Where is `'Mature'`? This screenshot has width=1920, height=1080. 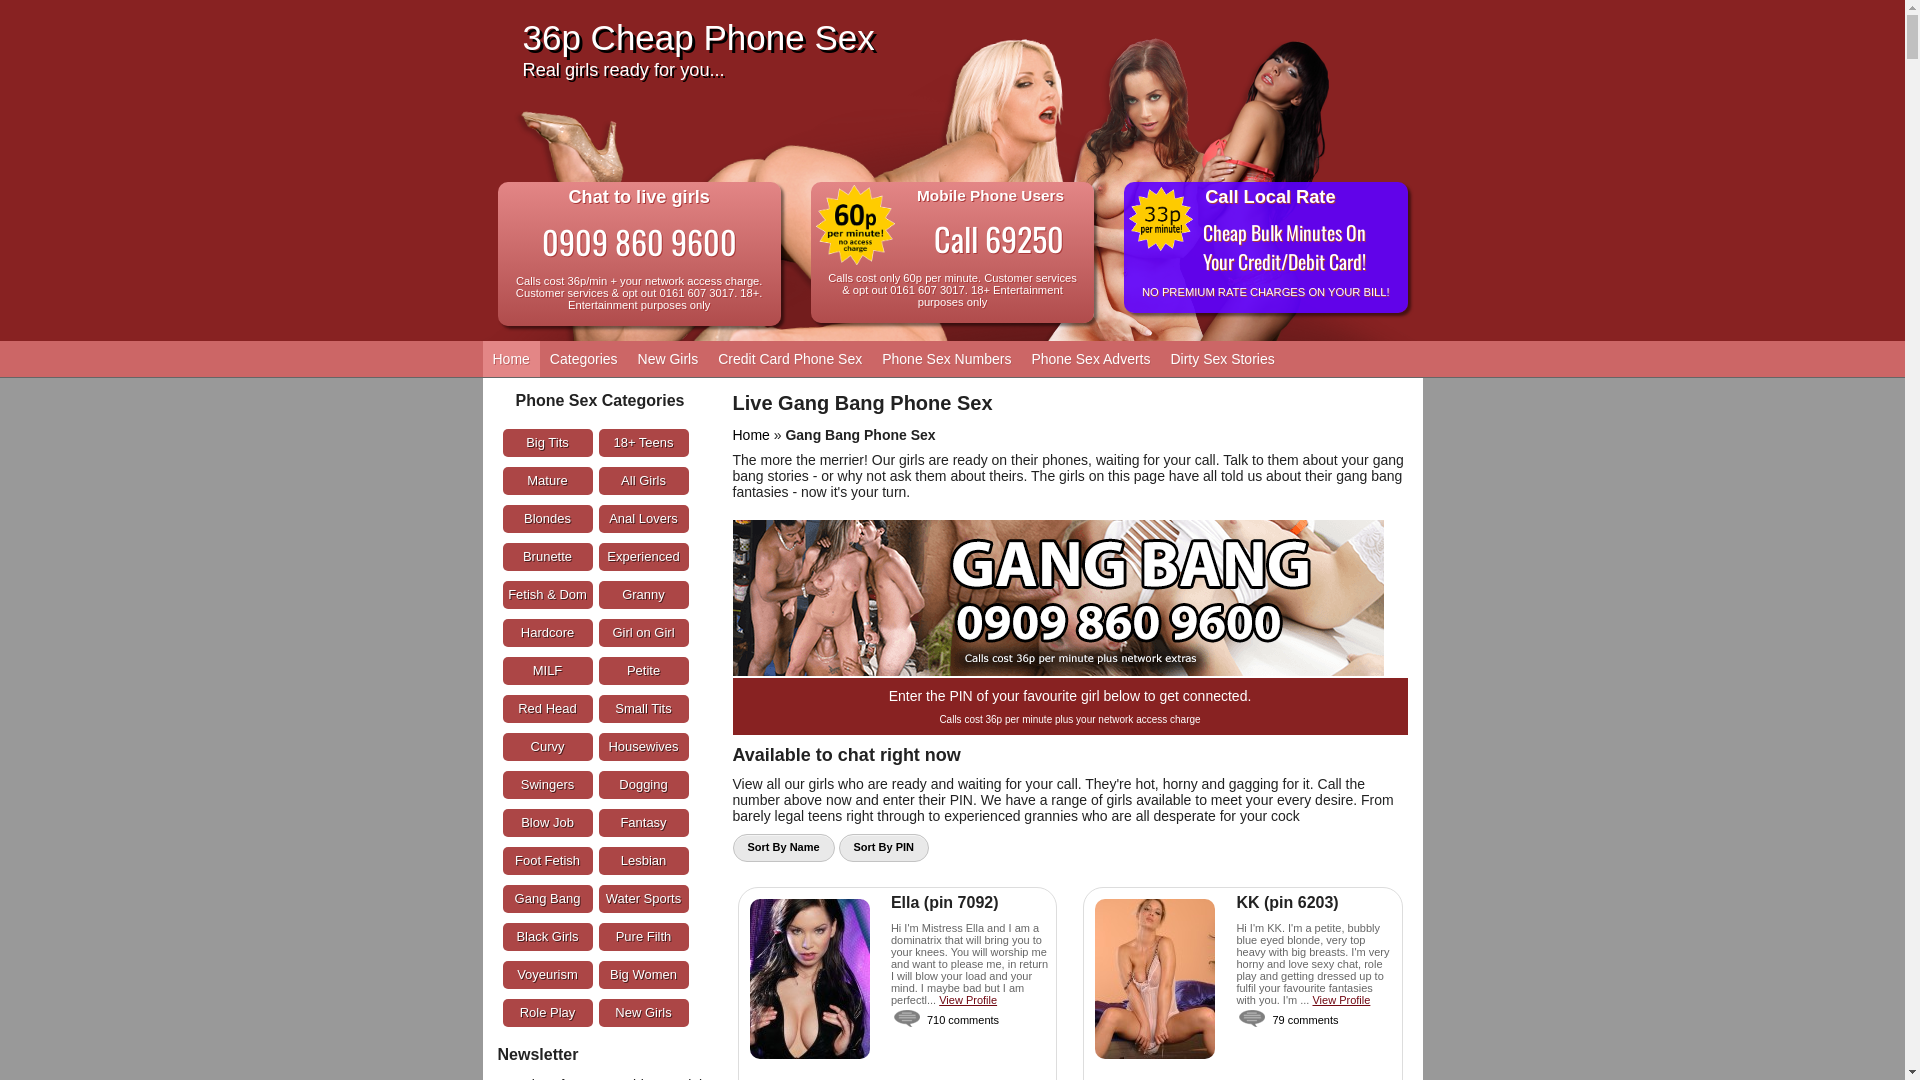
'Mature' is located at coordinates (547, 481).